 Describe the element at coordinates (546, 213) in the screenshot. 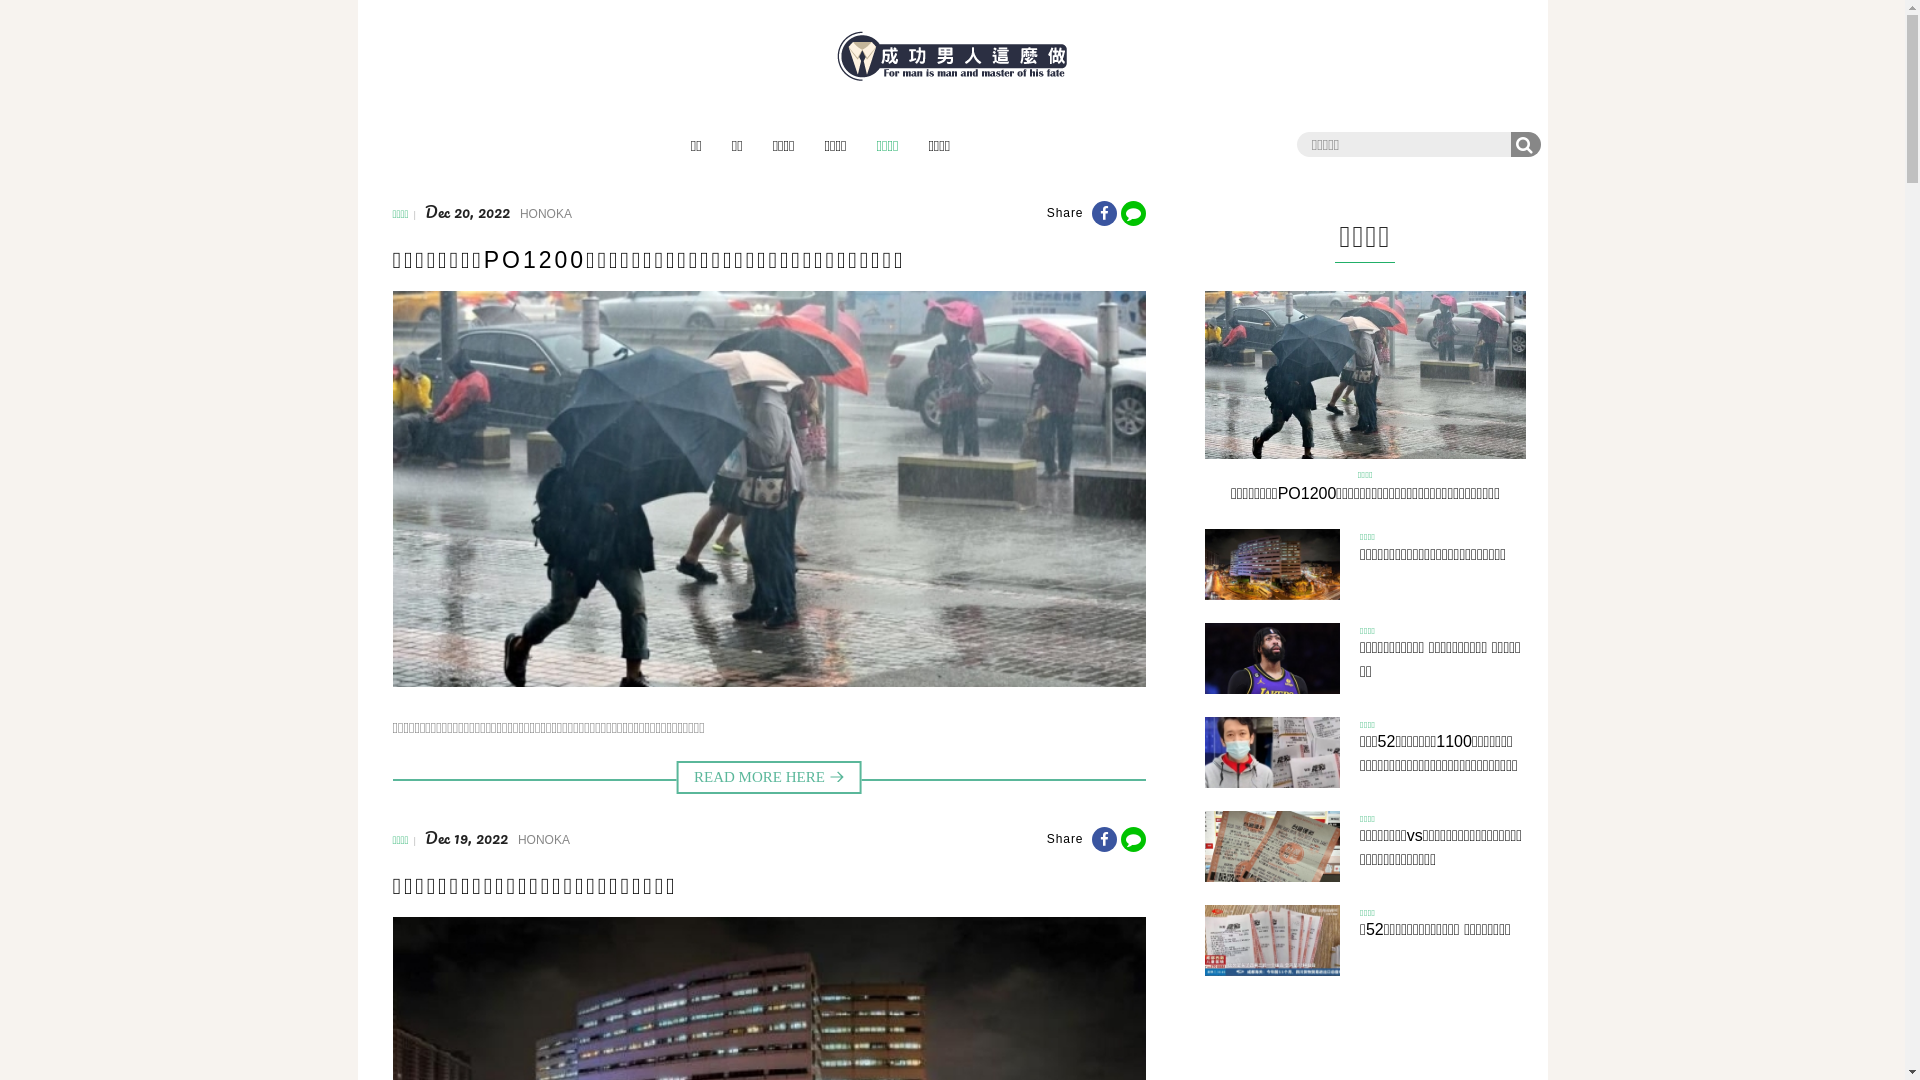

I see `'HONOKA'` at that location.